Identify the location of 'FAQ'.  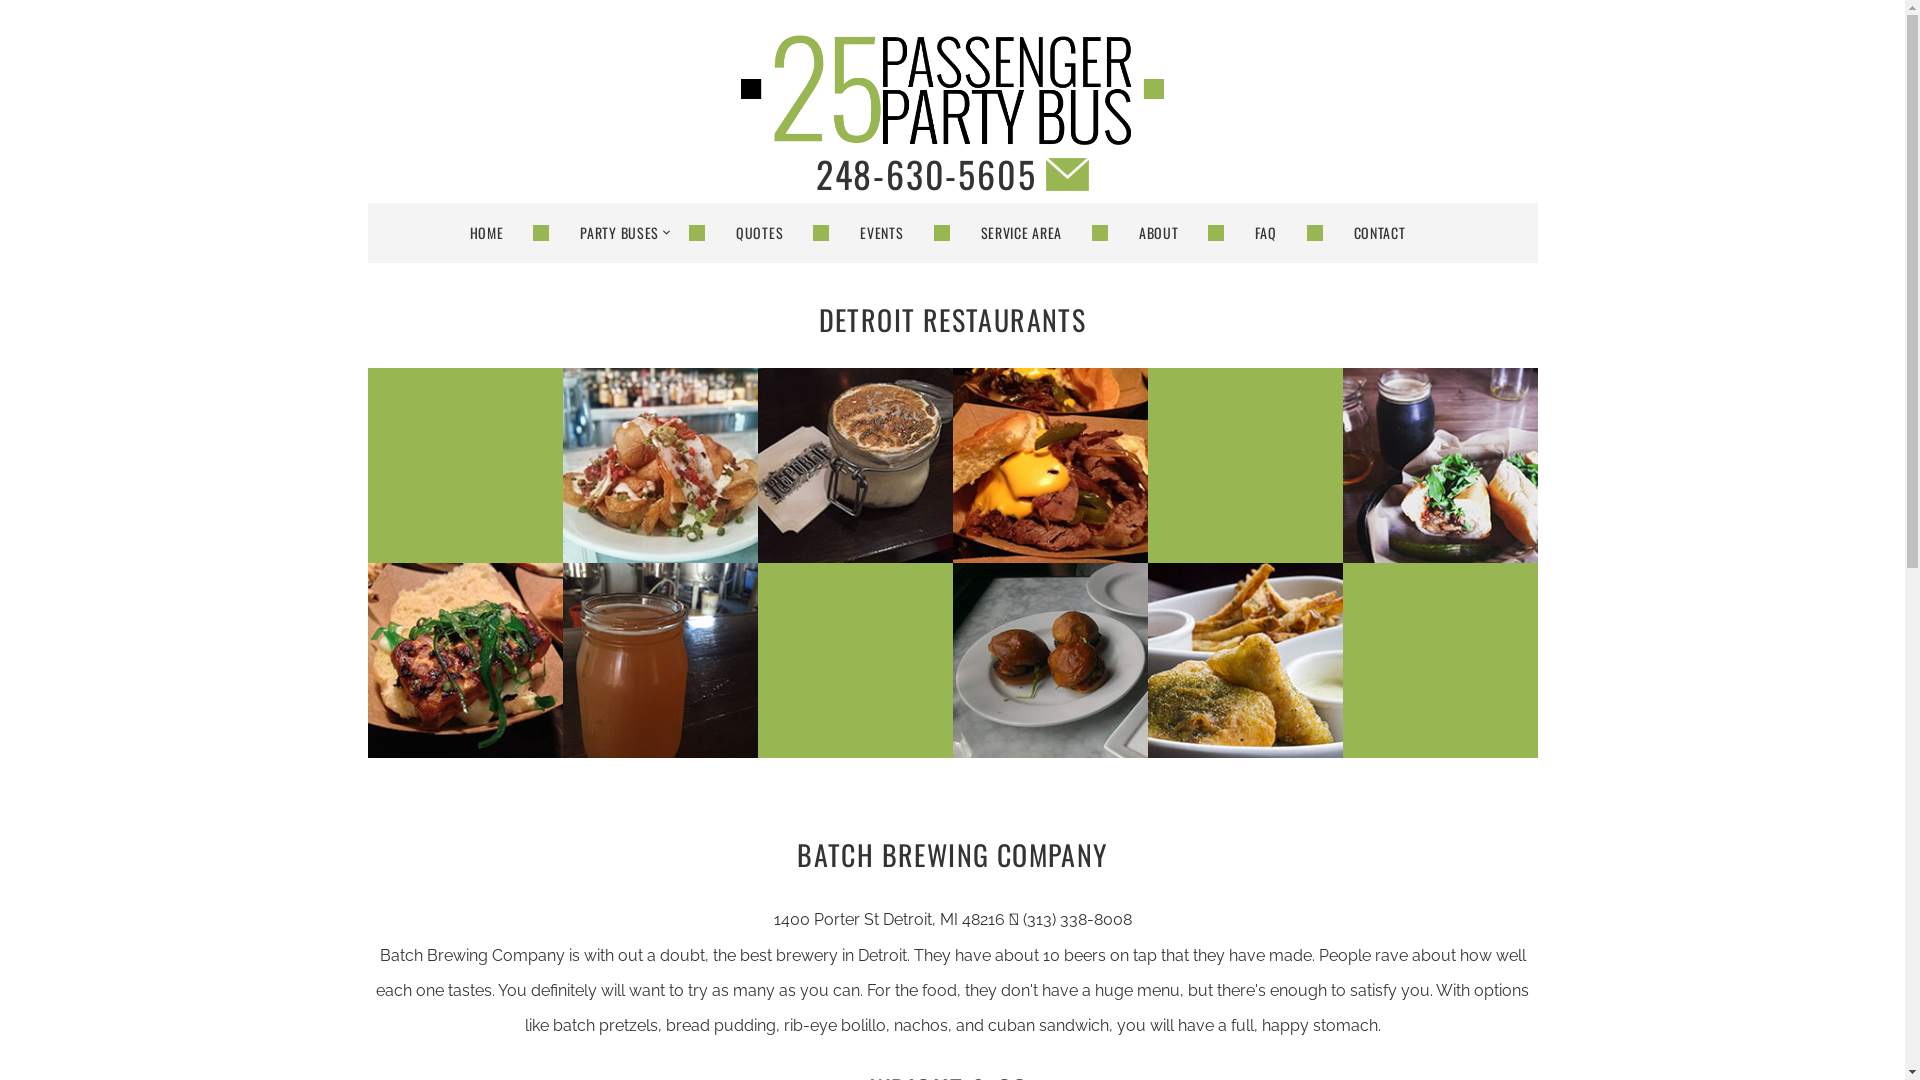
(1256, 231).